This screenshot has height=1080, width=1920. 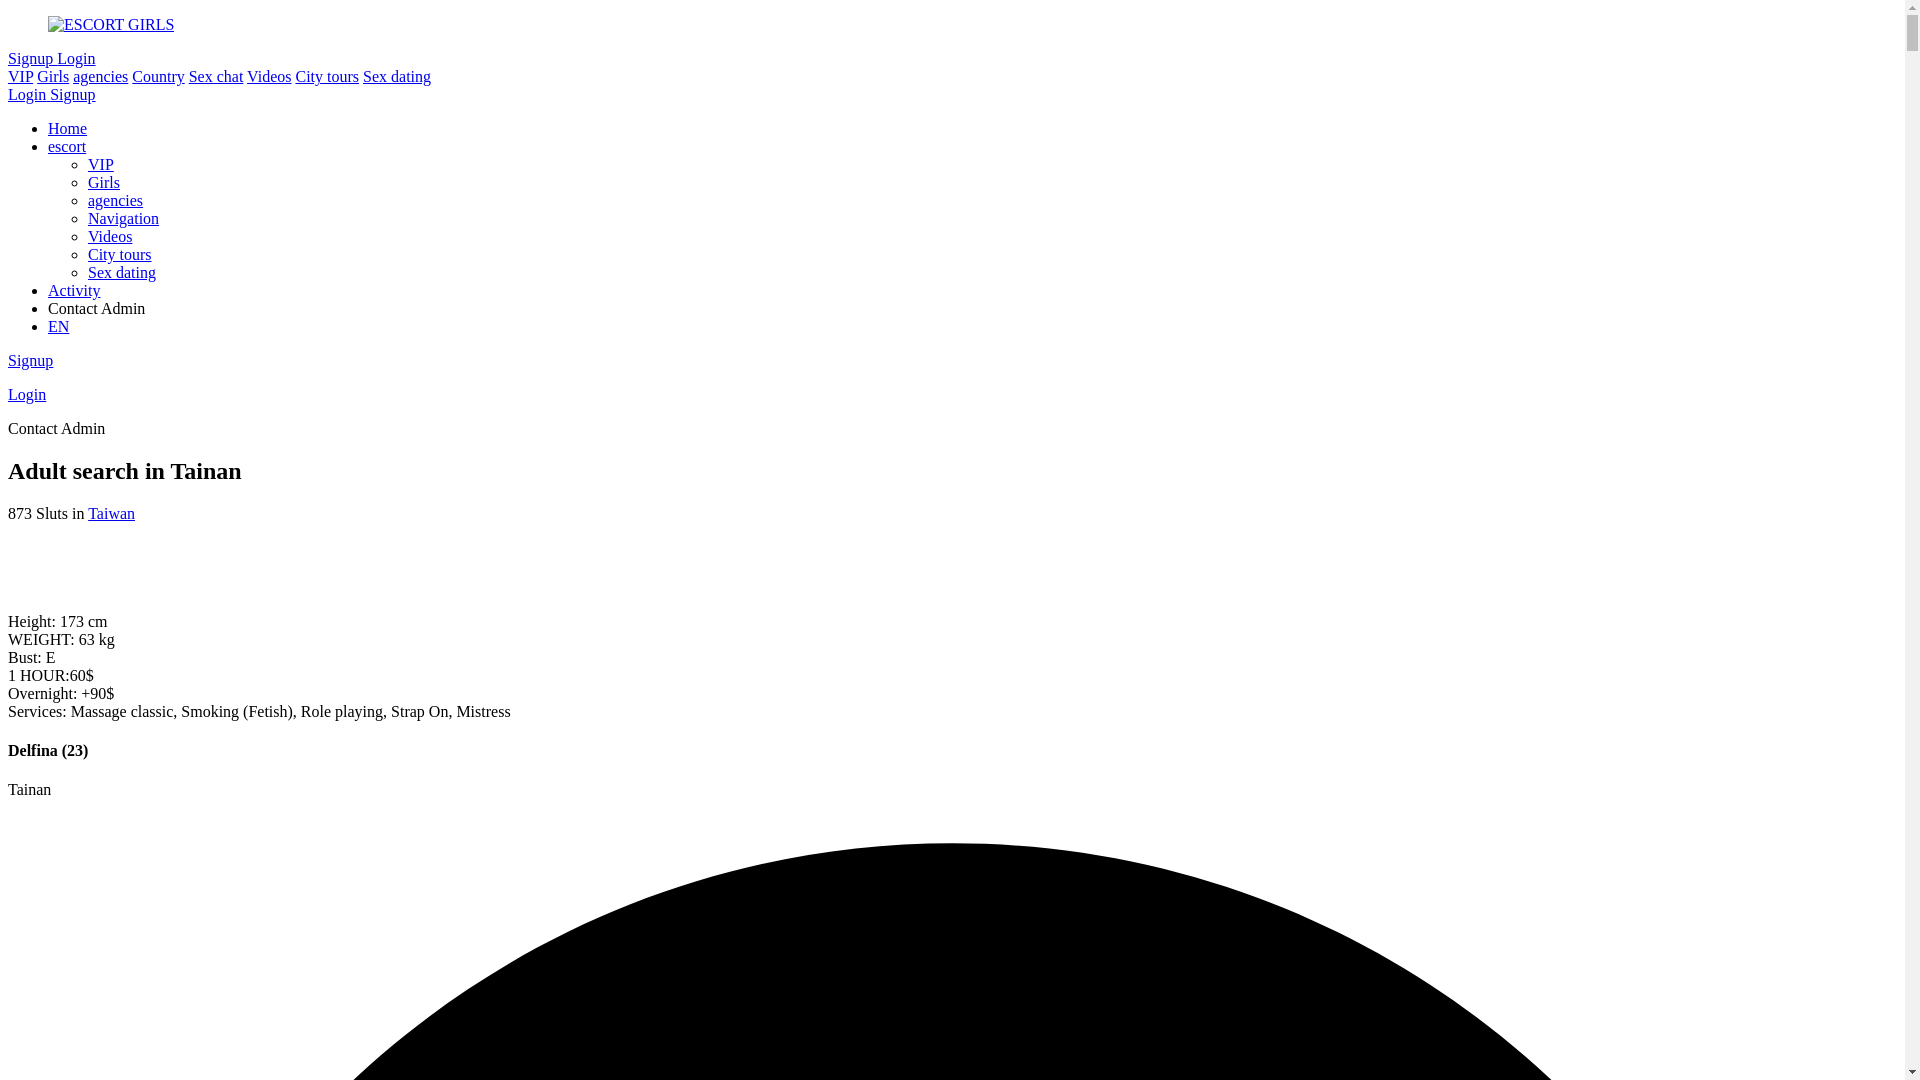 I want to click on 'Contact Admin', so click(x=95, y=308).